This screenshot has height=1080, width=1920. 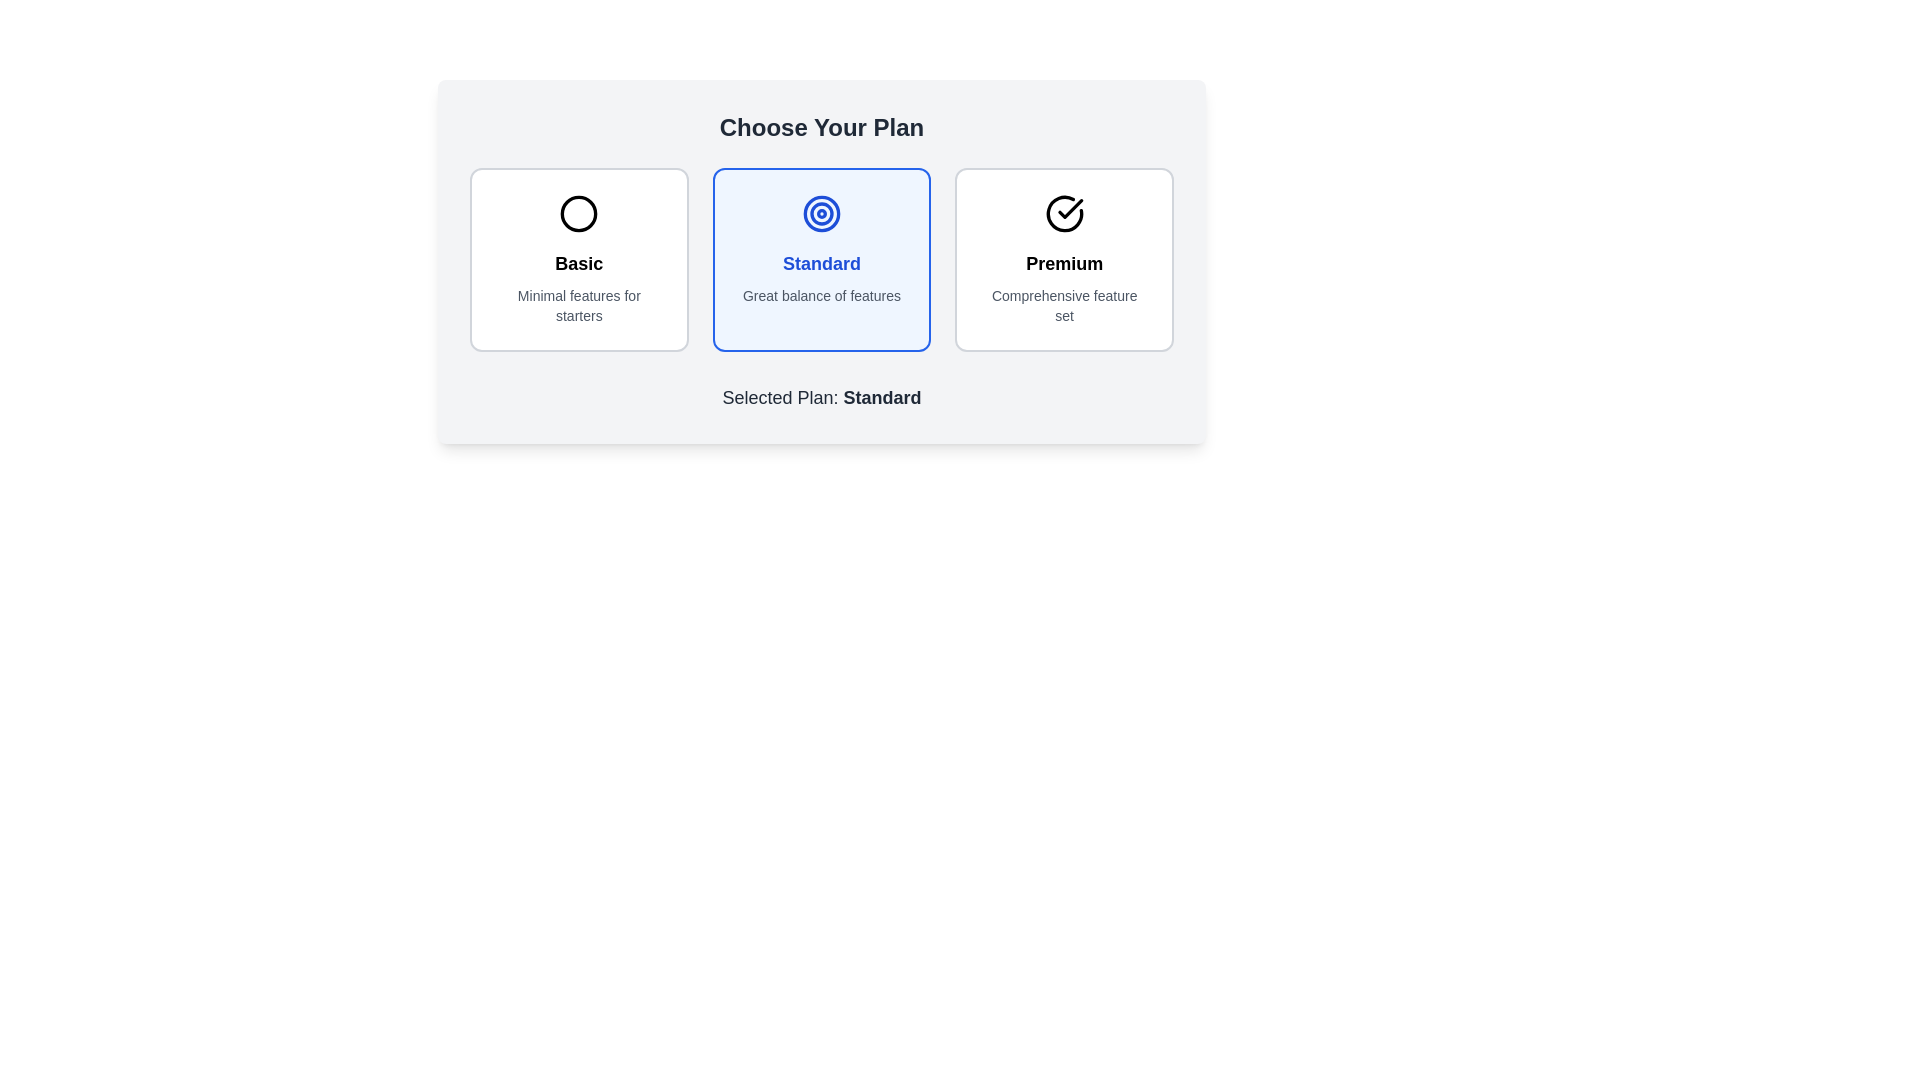 I want to click on the static text element displaying 'Standard', which indicates the currently selected subscription plan, so click(x=881, y=397).